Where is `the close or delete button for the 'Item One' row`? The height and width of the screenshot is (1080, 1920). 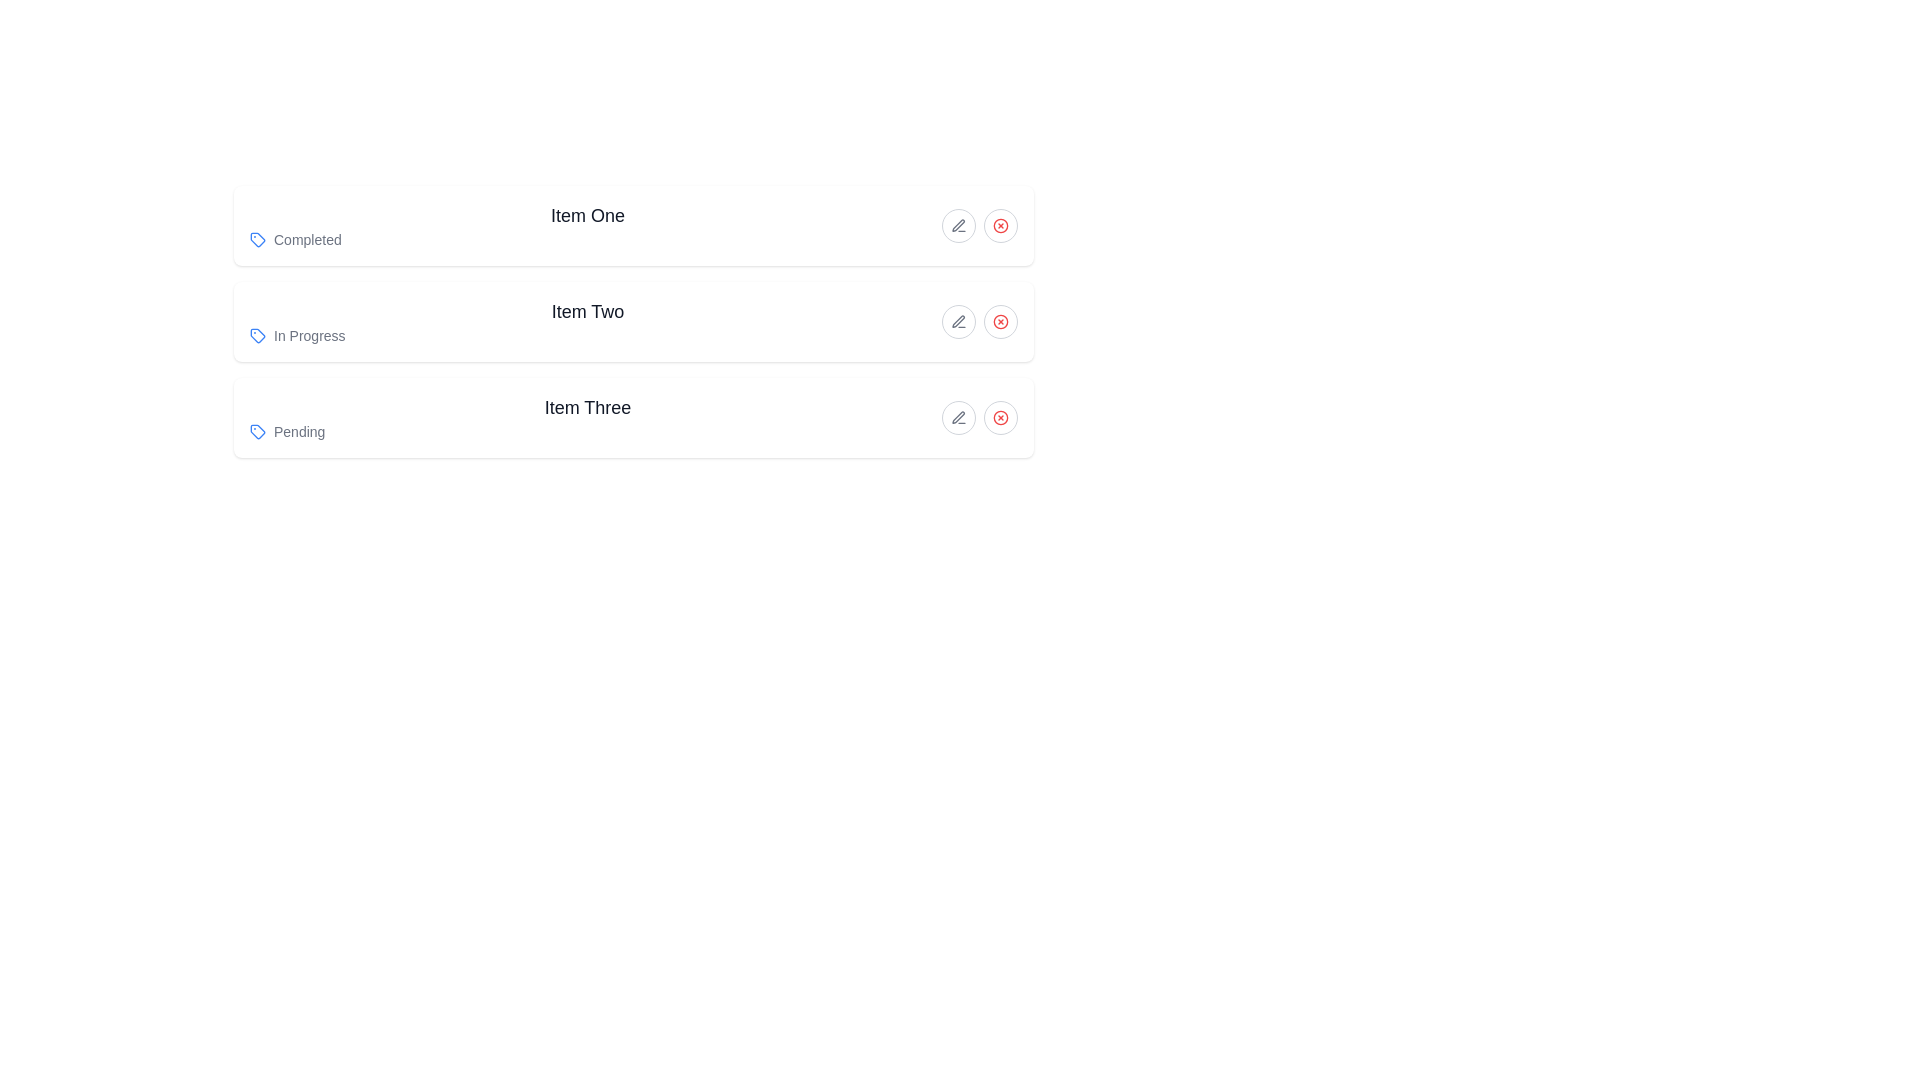
the close or delete button for the 'Item One' row is located at coordinates (1001, 225).